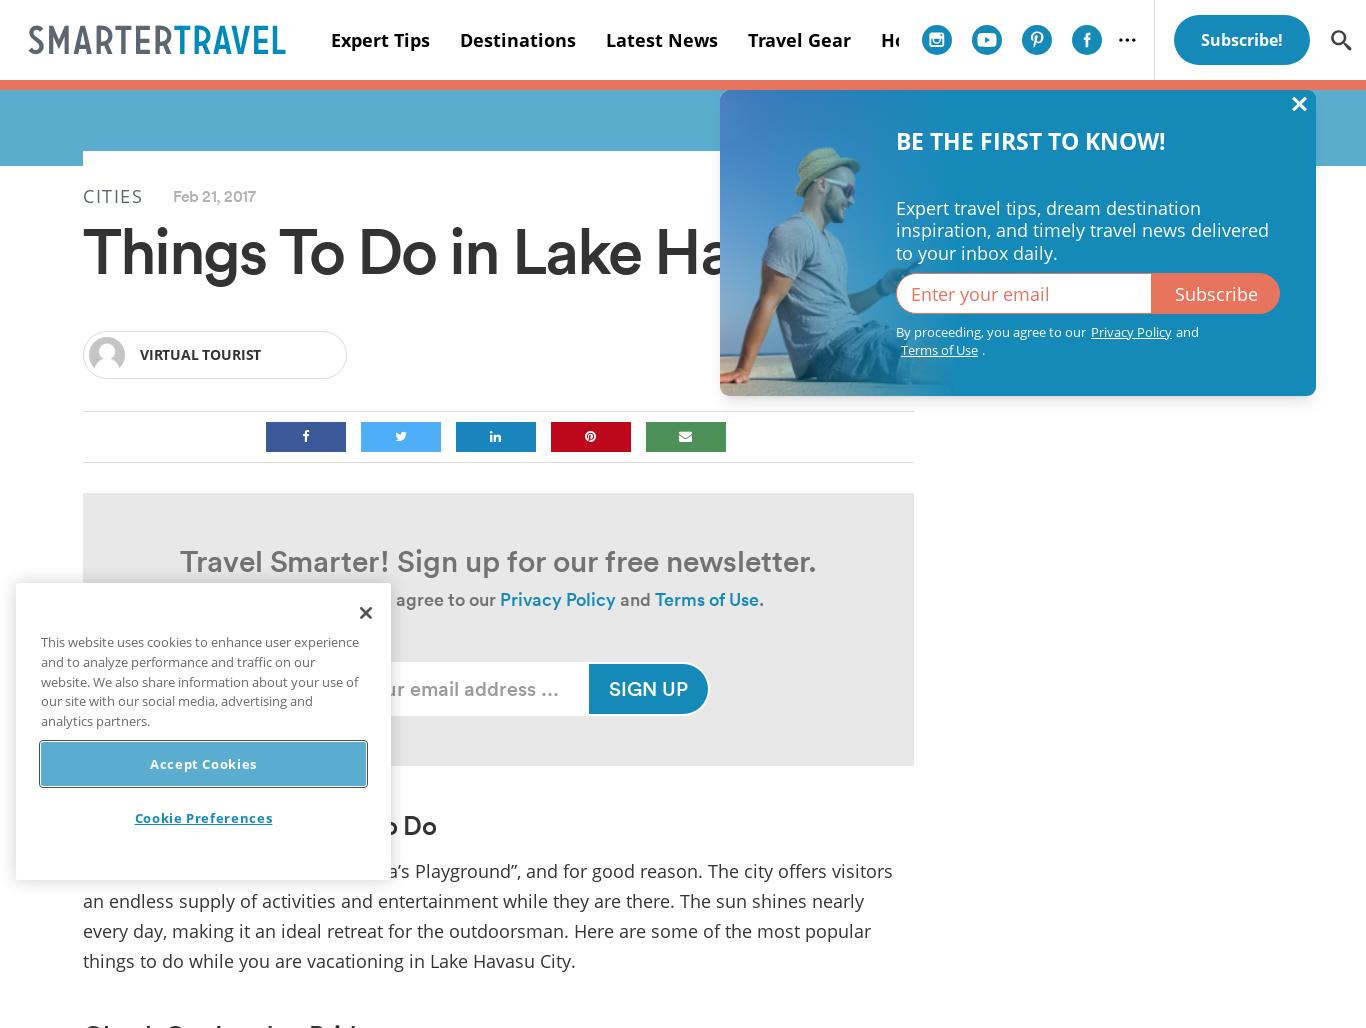 The image size is (1366, 1028). I want to click on 'BE THE FIRST TO KNOW!', so click(1030, 141).